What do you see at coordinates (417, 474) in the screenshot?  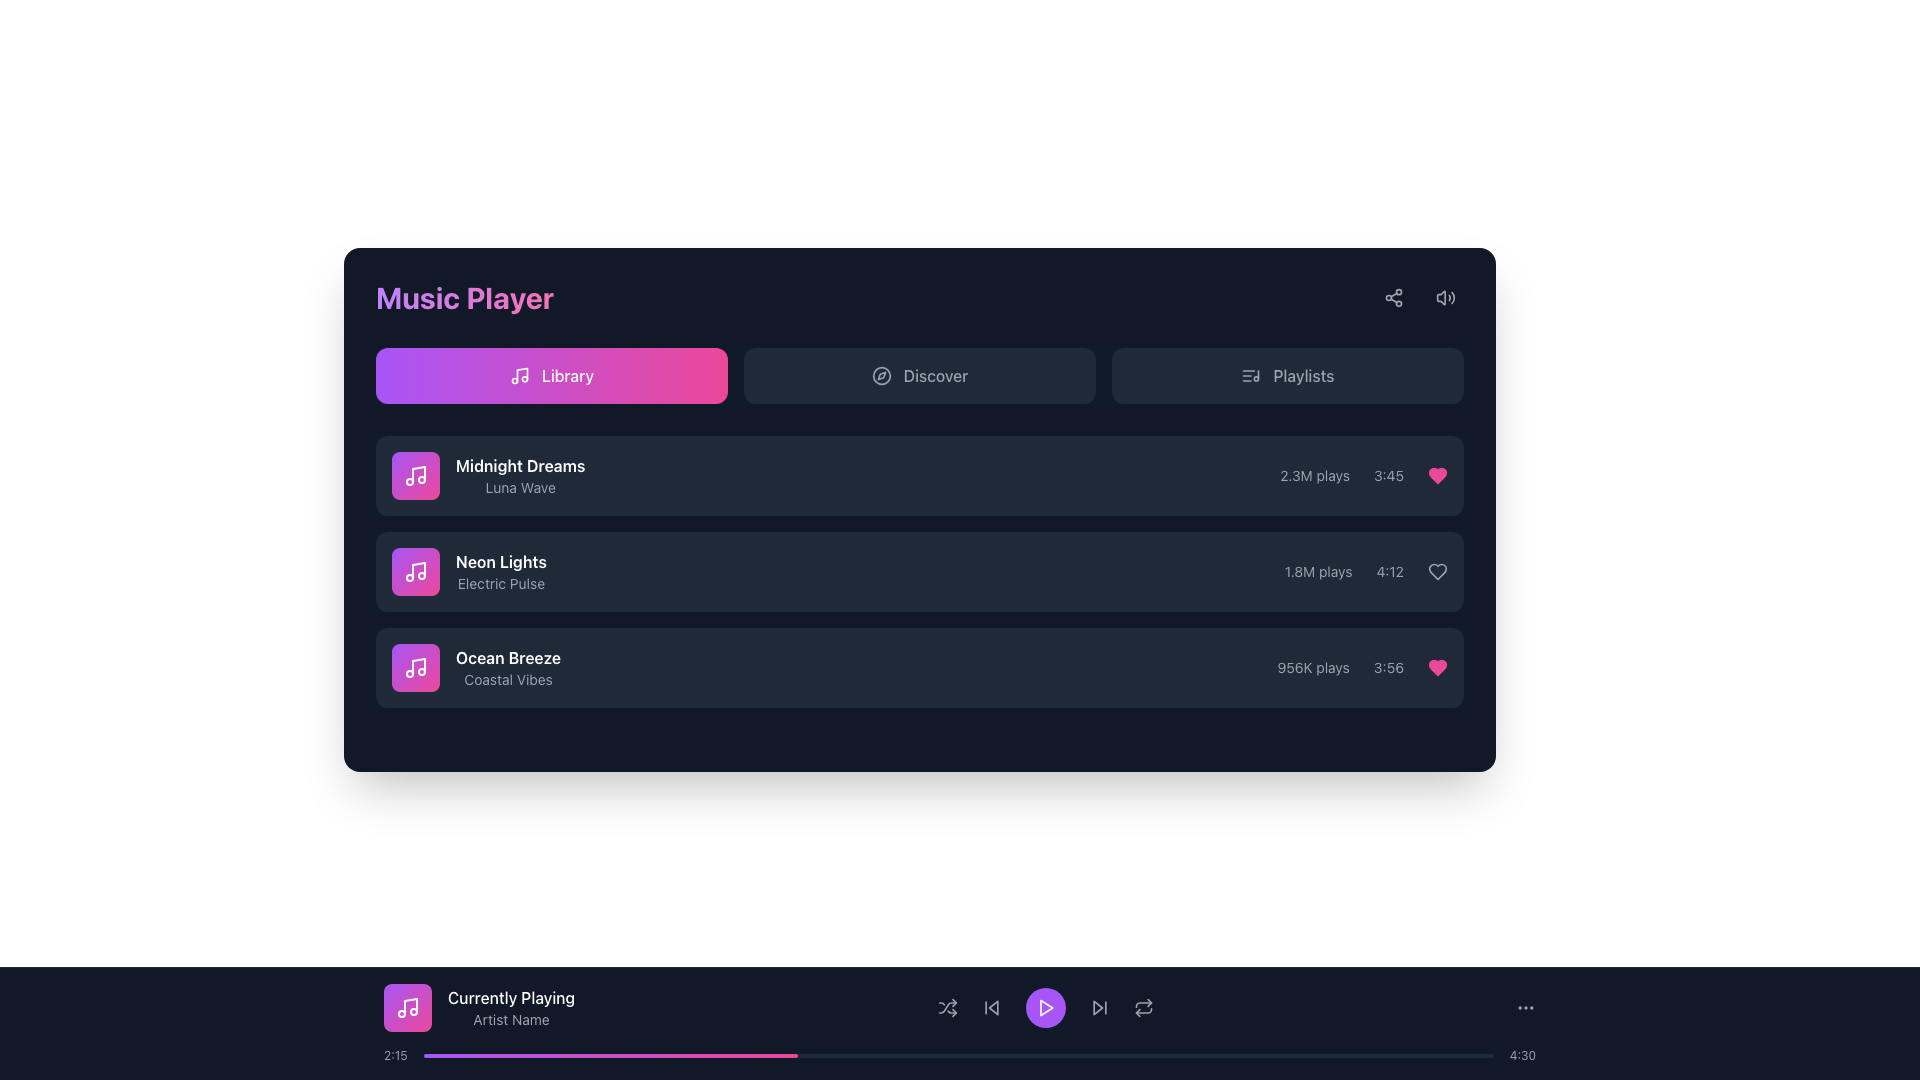 I see `the vertical line component of the music note icon, which is part of the interface for the track row labeled 'Midnight Dreams', situated in the top left section of the music player's interface` at bounding box center [417, 474].